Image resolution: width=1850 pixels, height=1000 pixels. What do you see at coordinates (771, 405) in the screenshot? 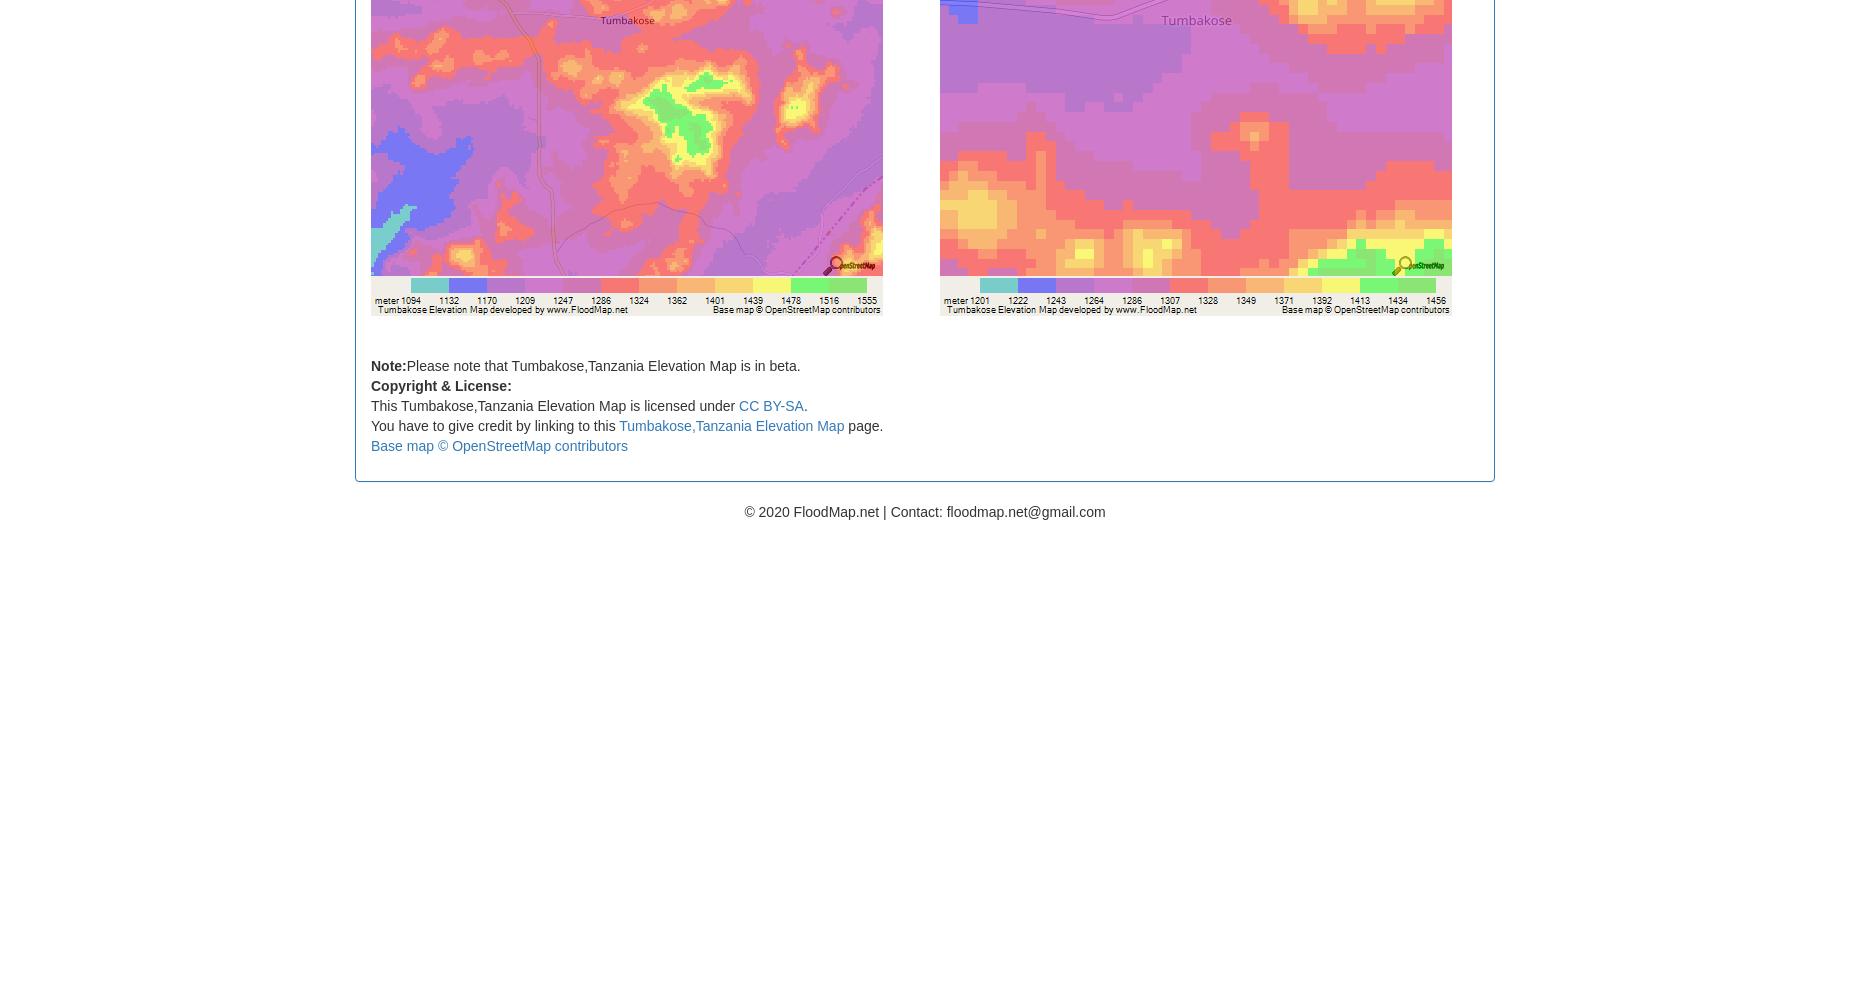
I see `'CC BY-SA'` at bounding box center [771, 405].